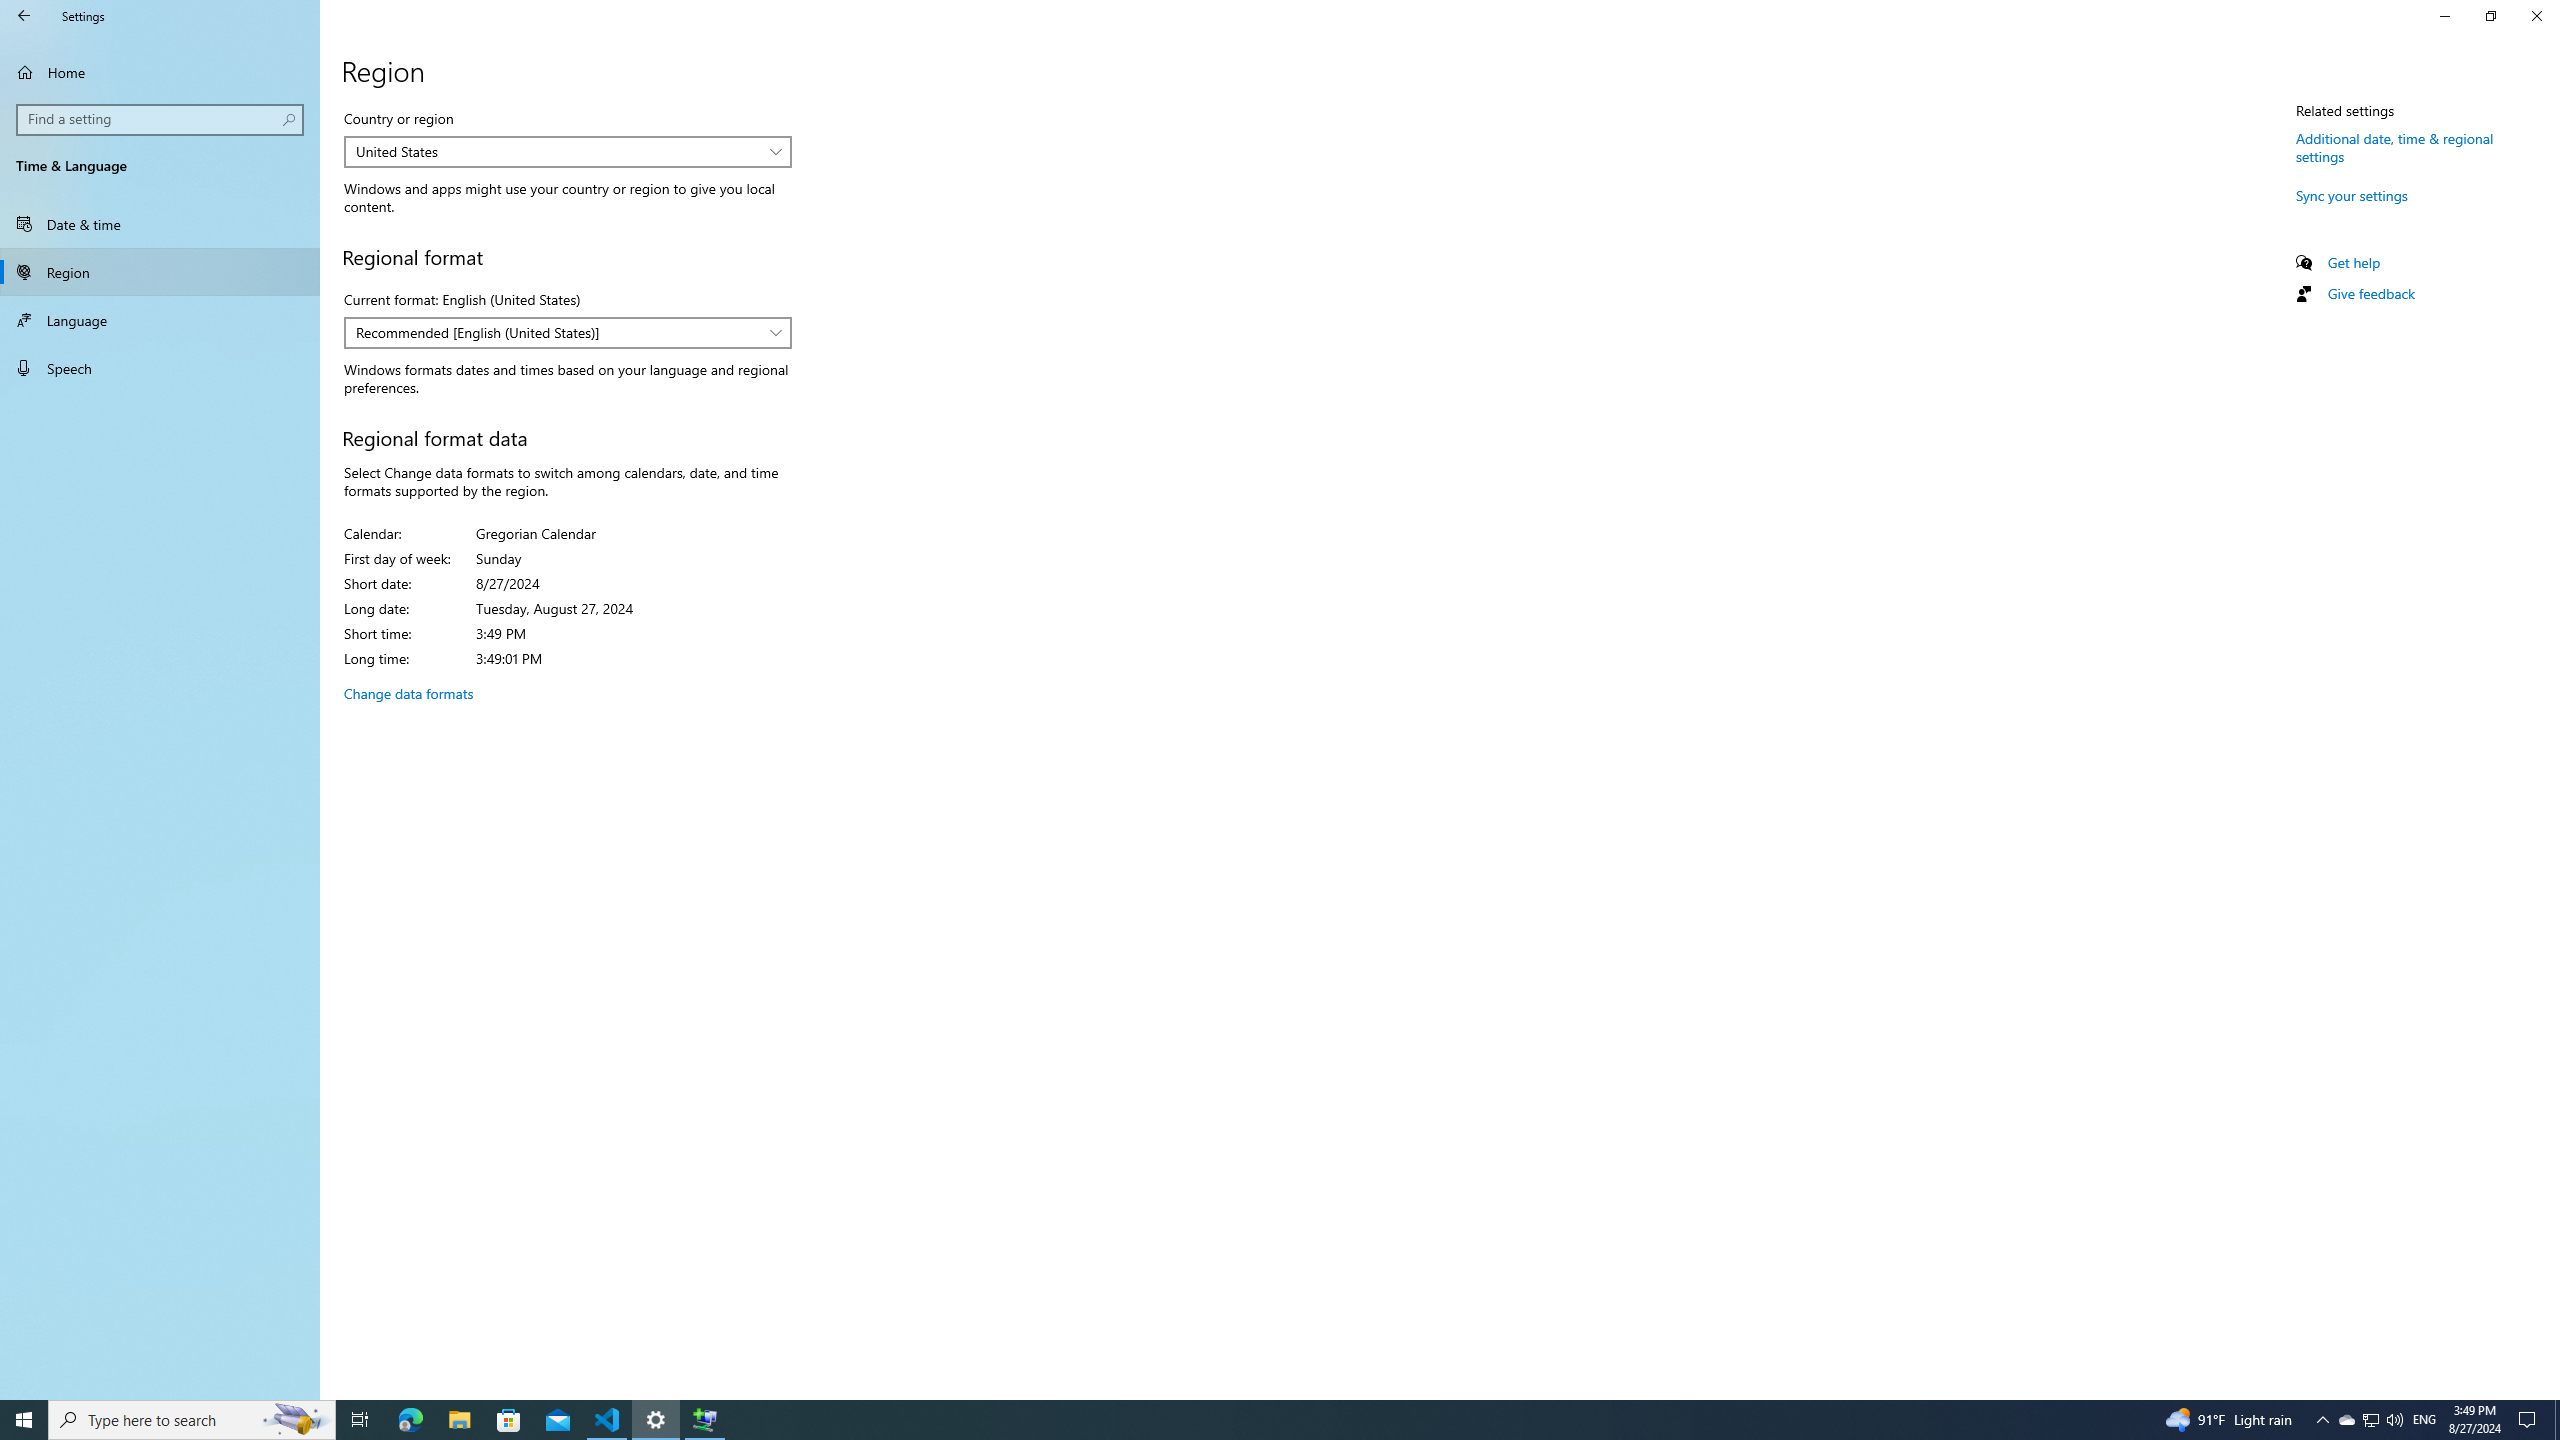  Describe the element at coordinates (705, 1418) in the screenshot. I see `'Extensible Wizards Host Process - 1 running window'` at that location.